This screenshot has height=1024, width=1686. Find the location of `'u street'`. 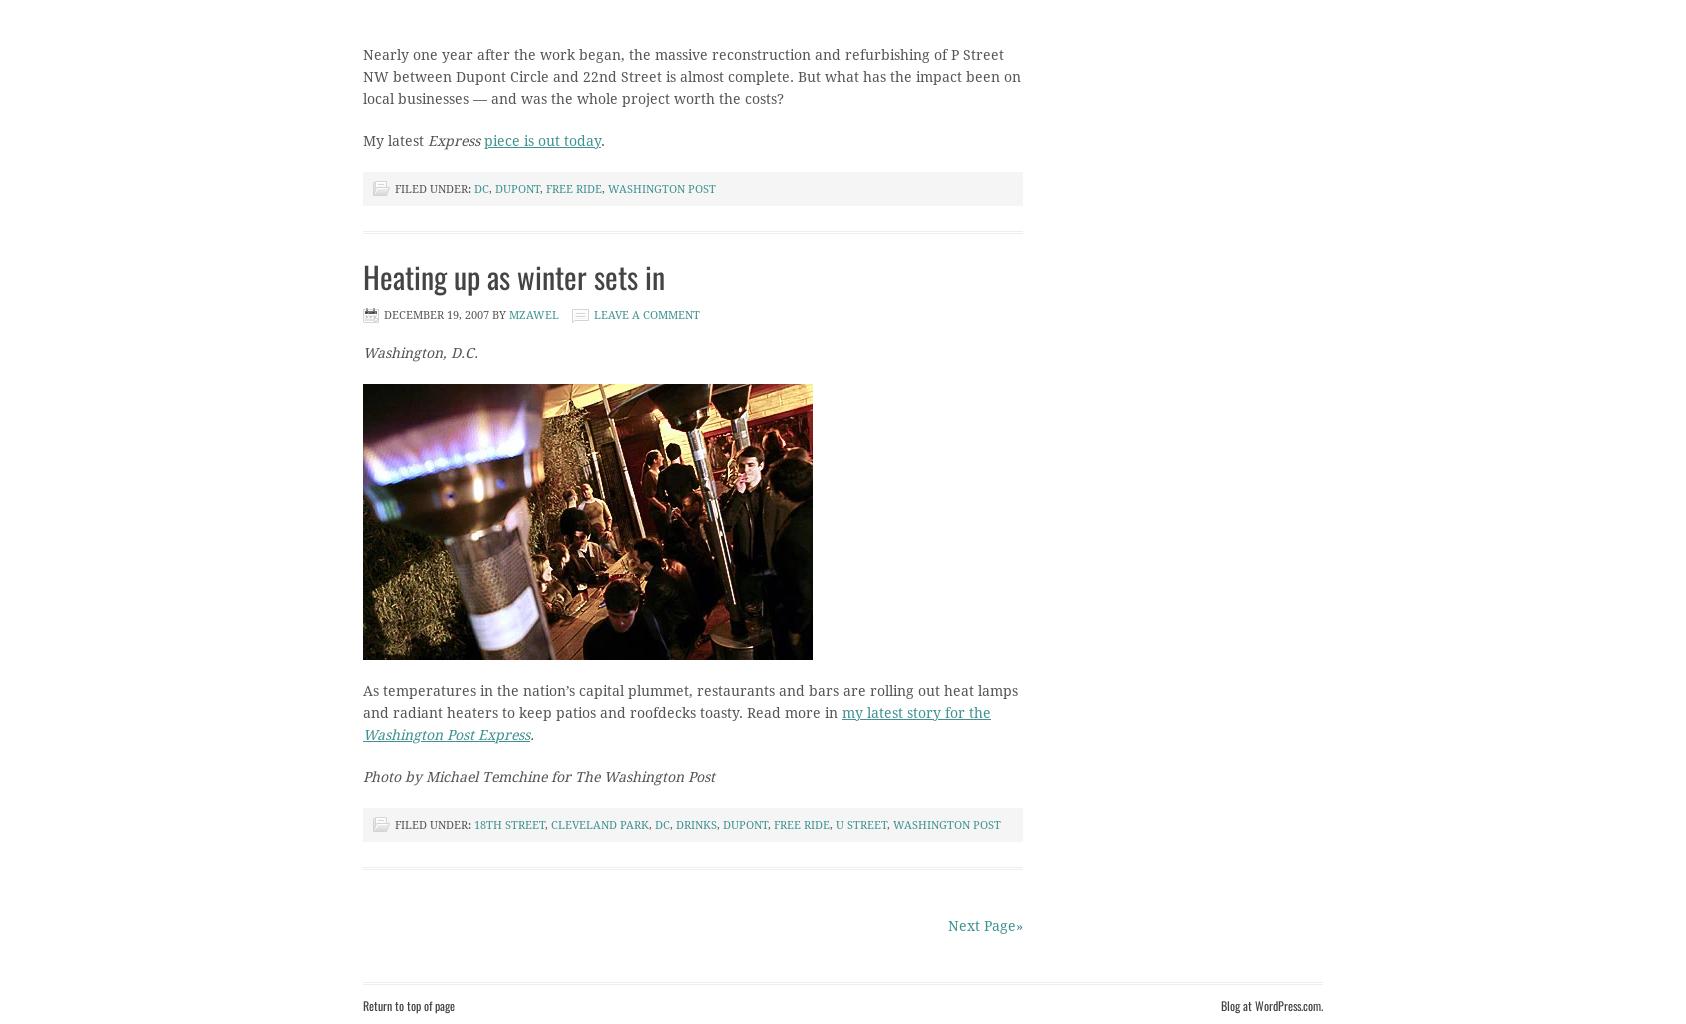

'u street' is located at coordinates (860, 824).